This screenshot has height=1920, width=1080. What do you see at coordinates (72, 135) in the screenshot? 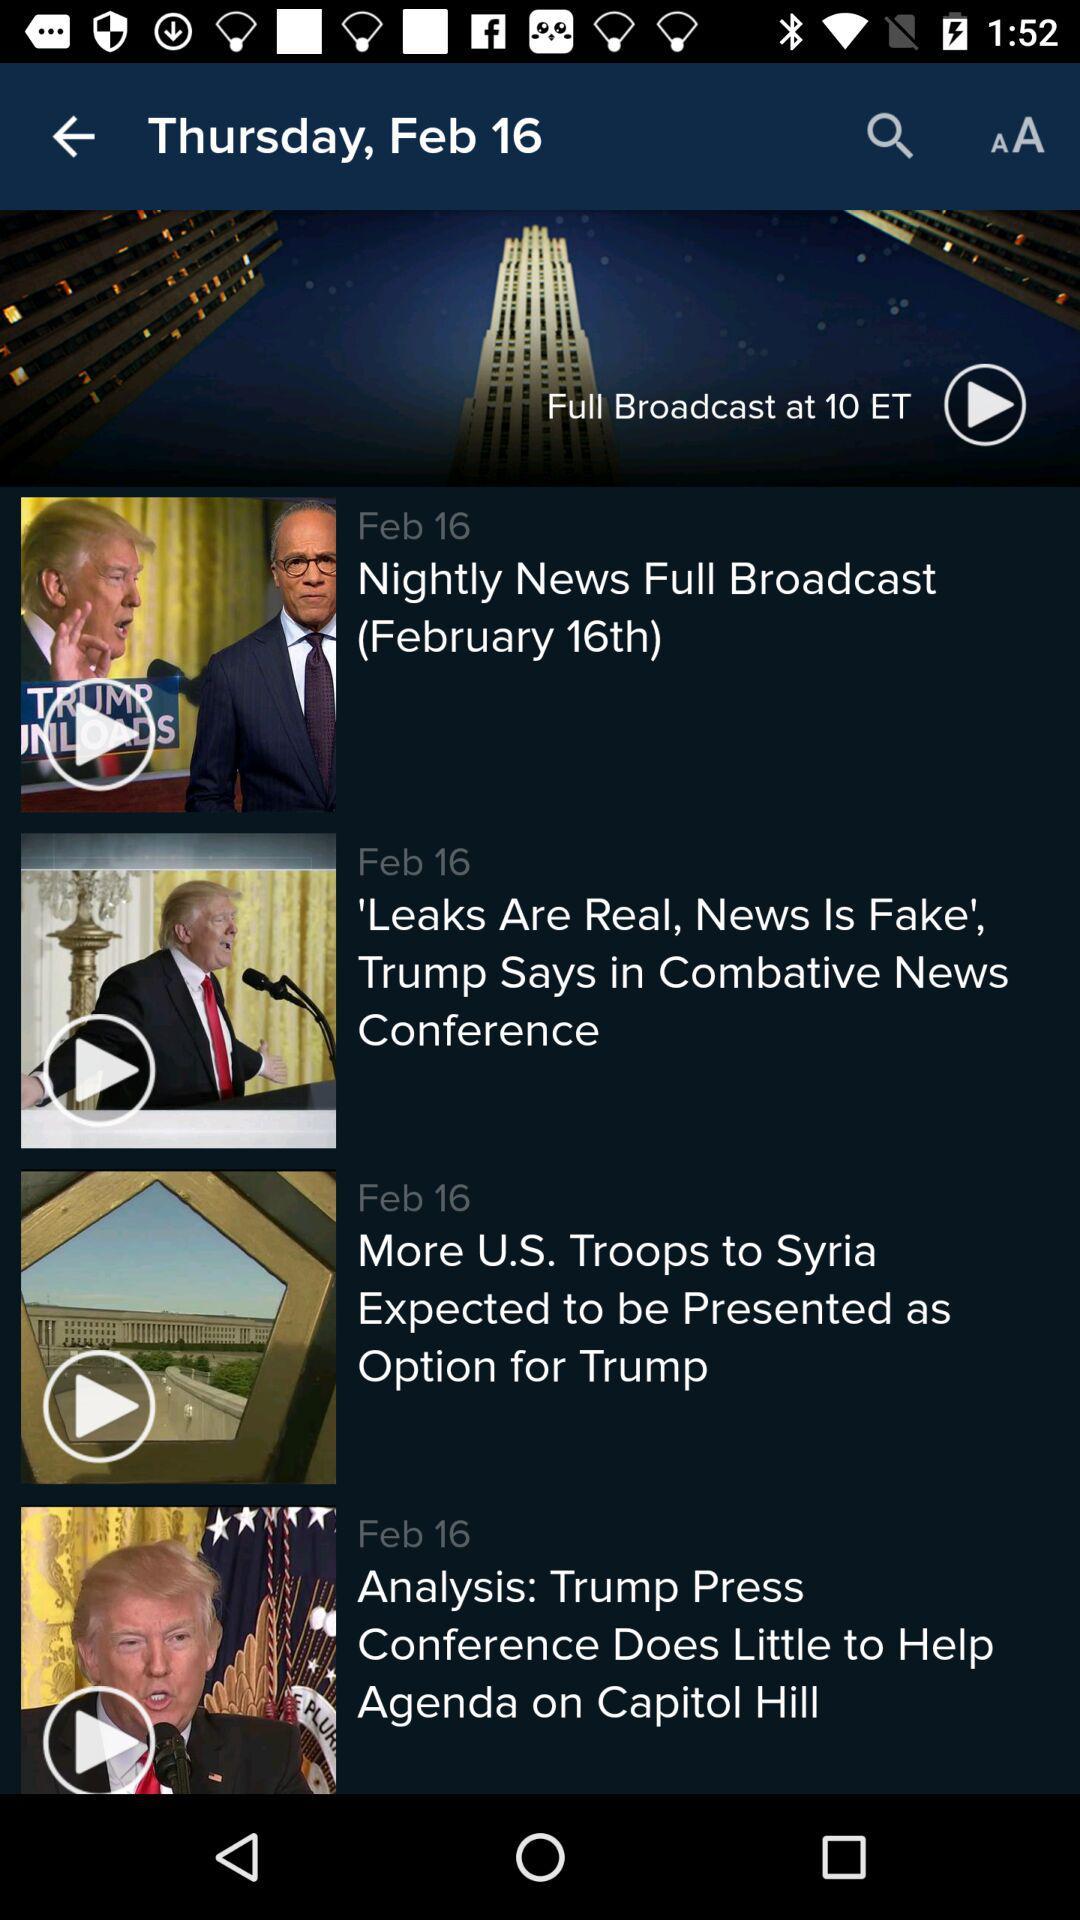
I see `the item next to the thursday, feb 16 icon` at bounding box center [72, 135].